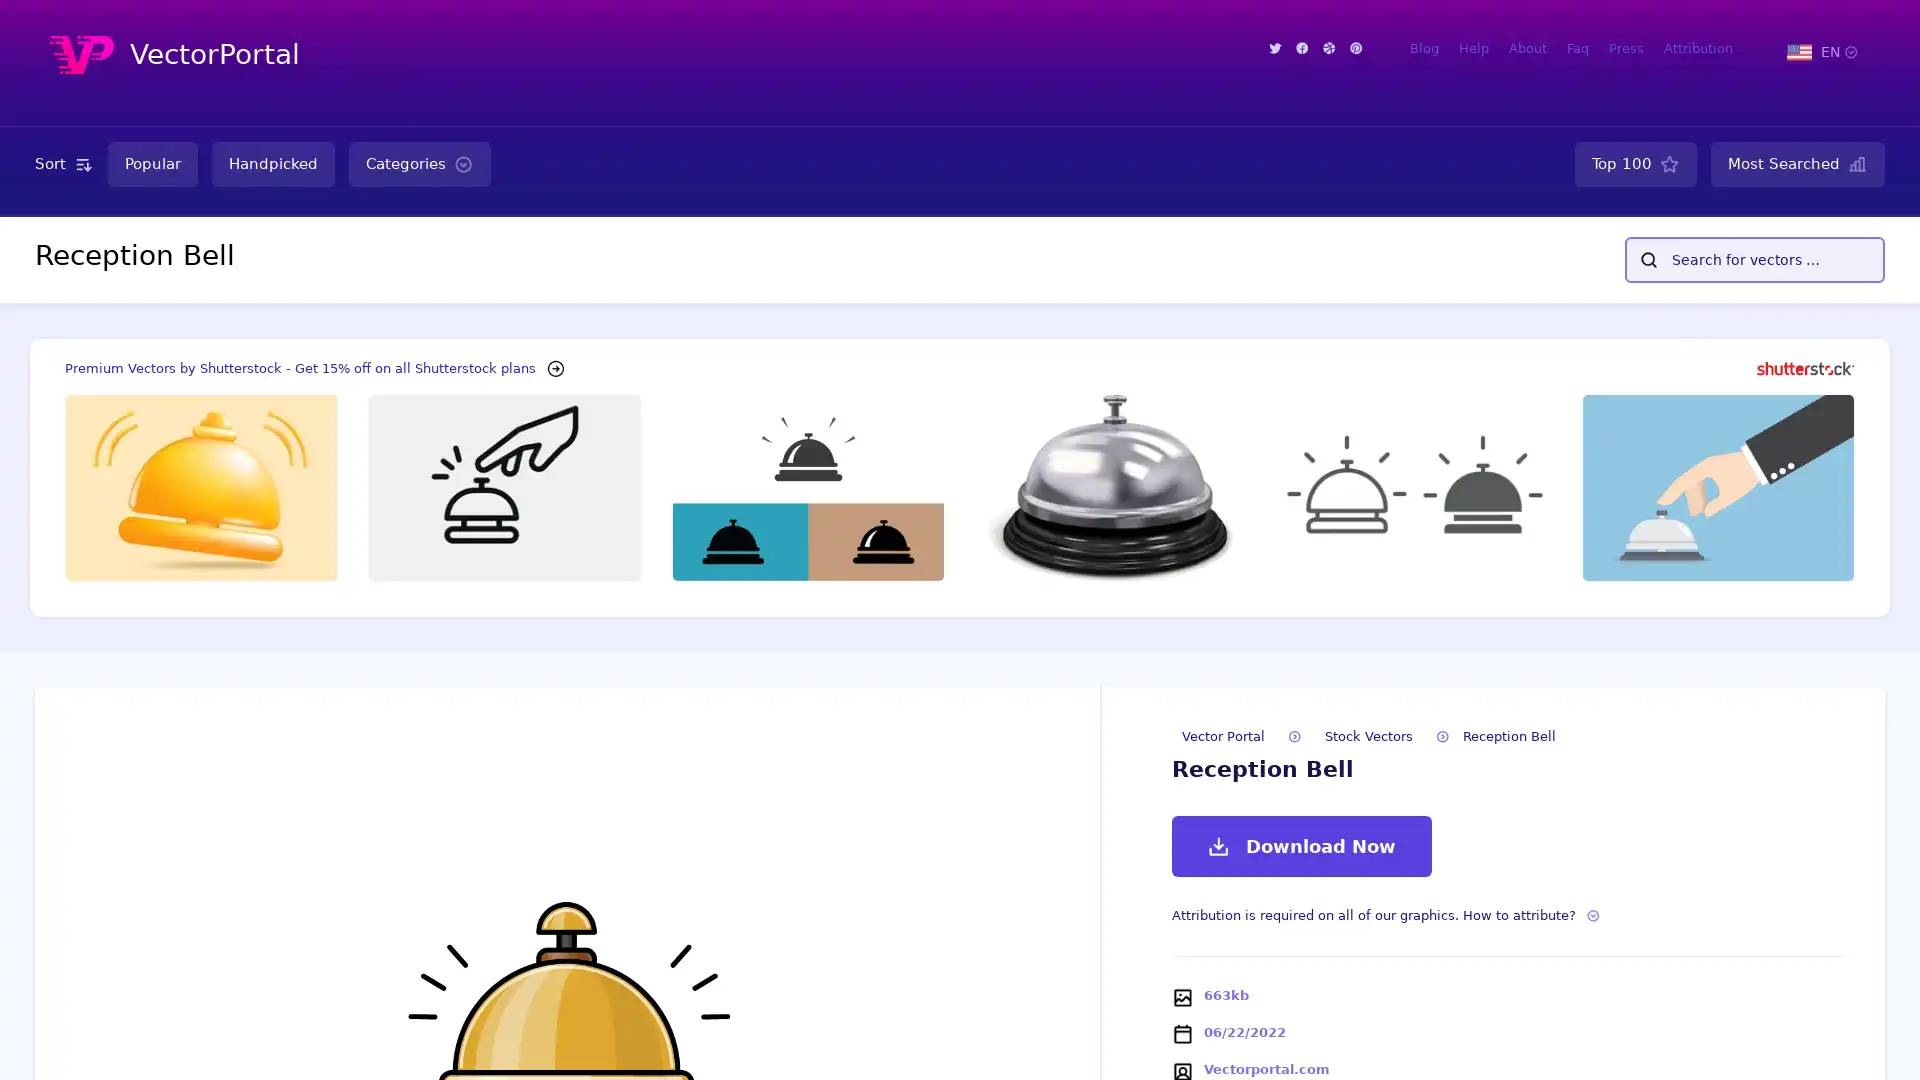  I want to click on EN, so click(1821, 50).